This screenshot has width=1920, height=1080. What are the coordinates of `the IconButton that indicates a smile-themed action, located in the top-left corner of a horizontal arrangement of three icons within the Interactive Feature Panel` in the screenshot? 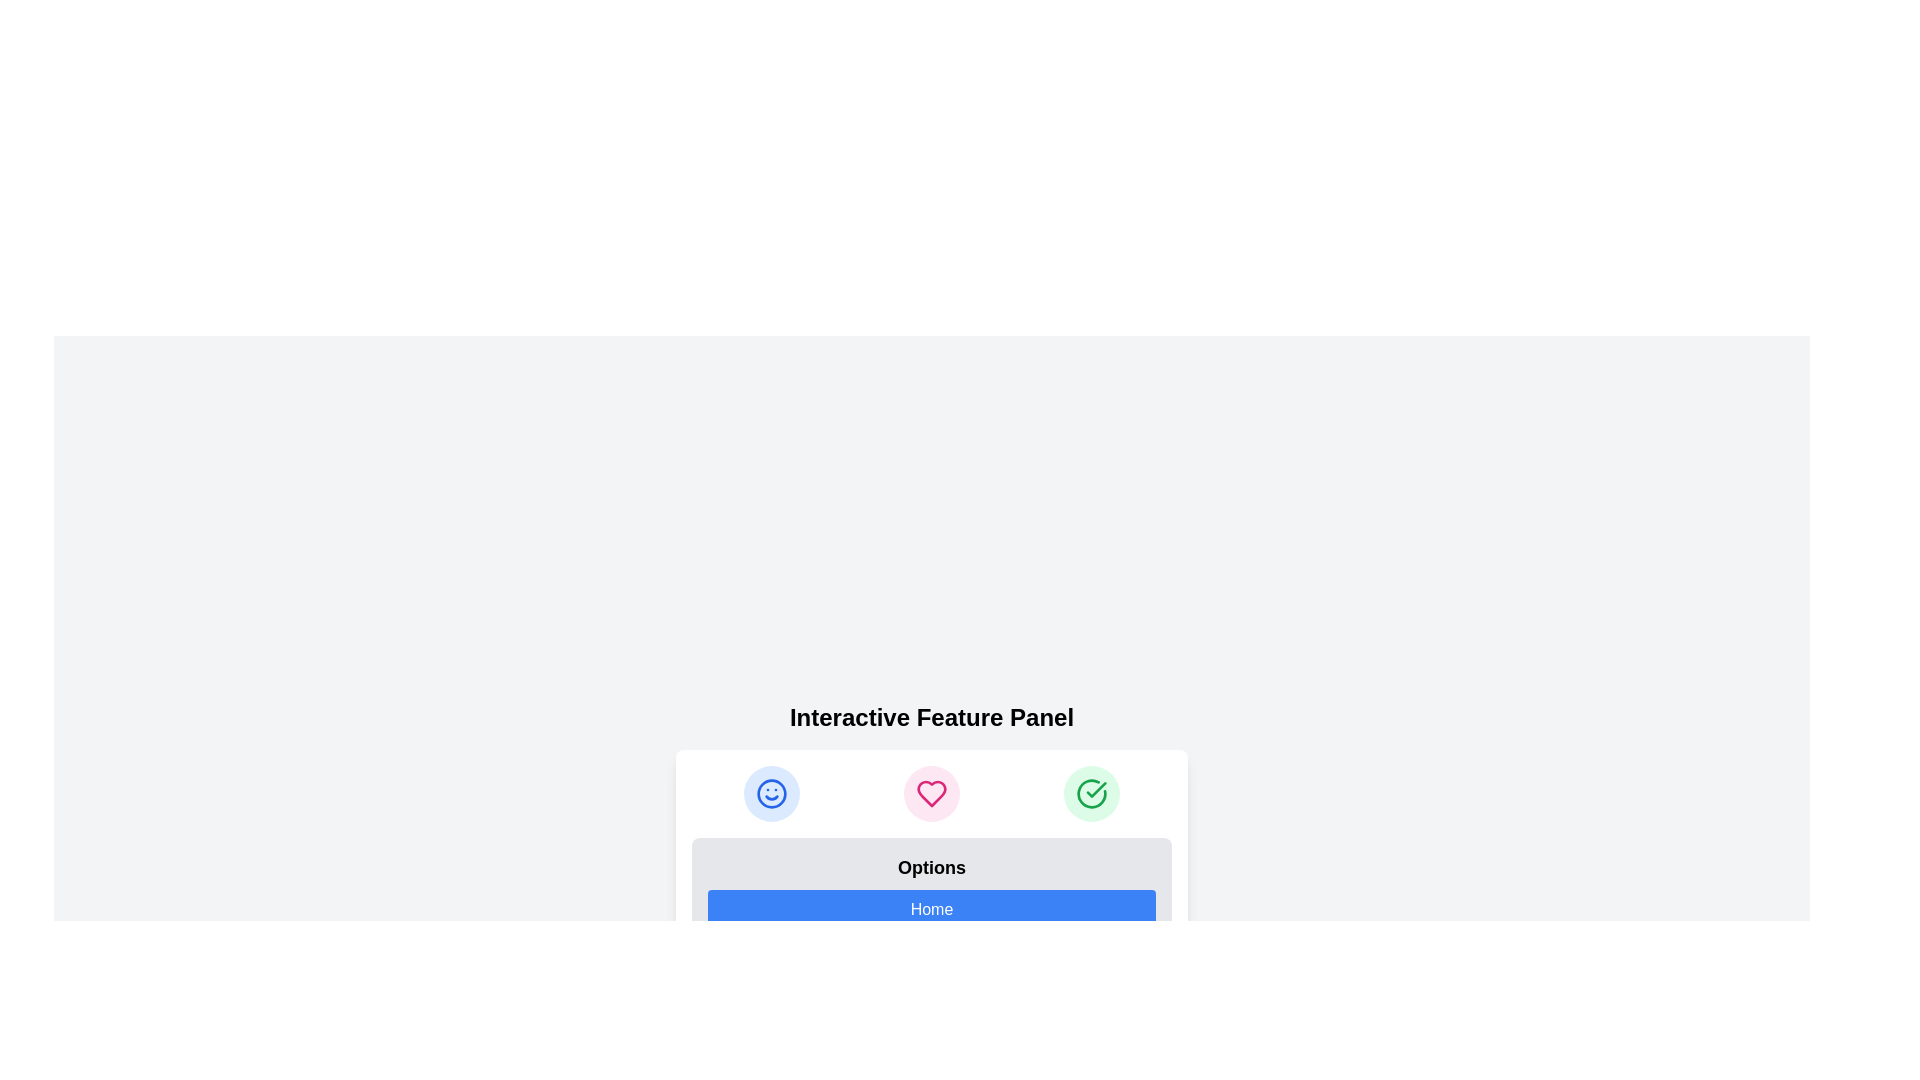 It's located at (771, 793).